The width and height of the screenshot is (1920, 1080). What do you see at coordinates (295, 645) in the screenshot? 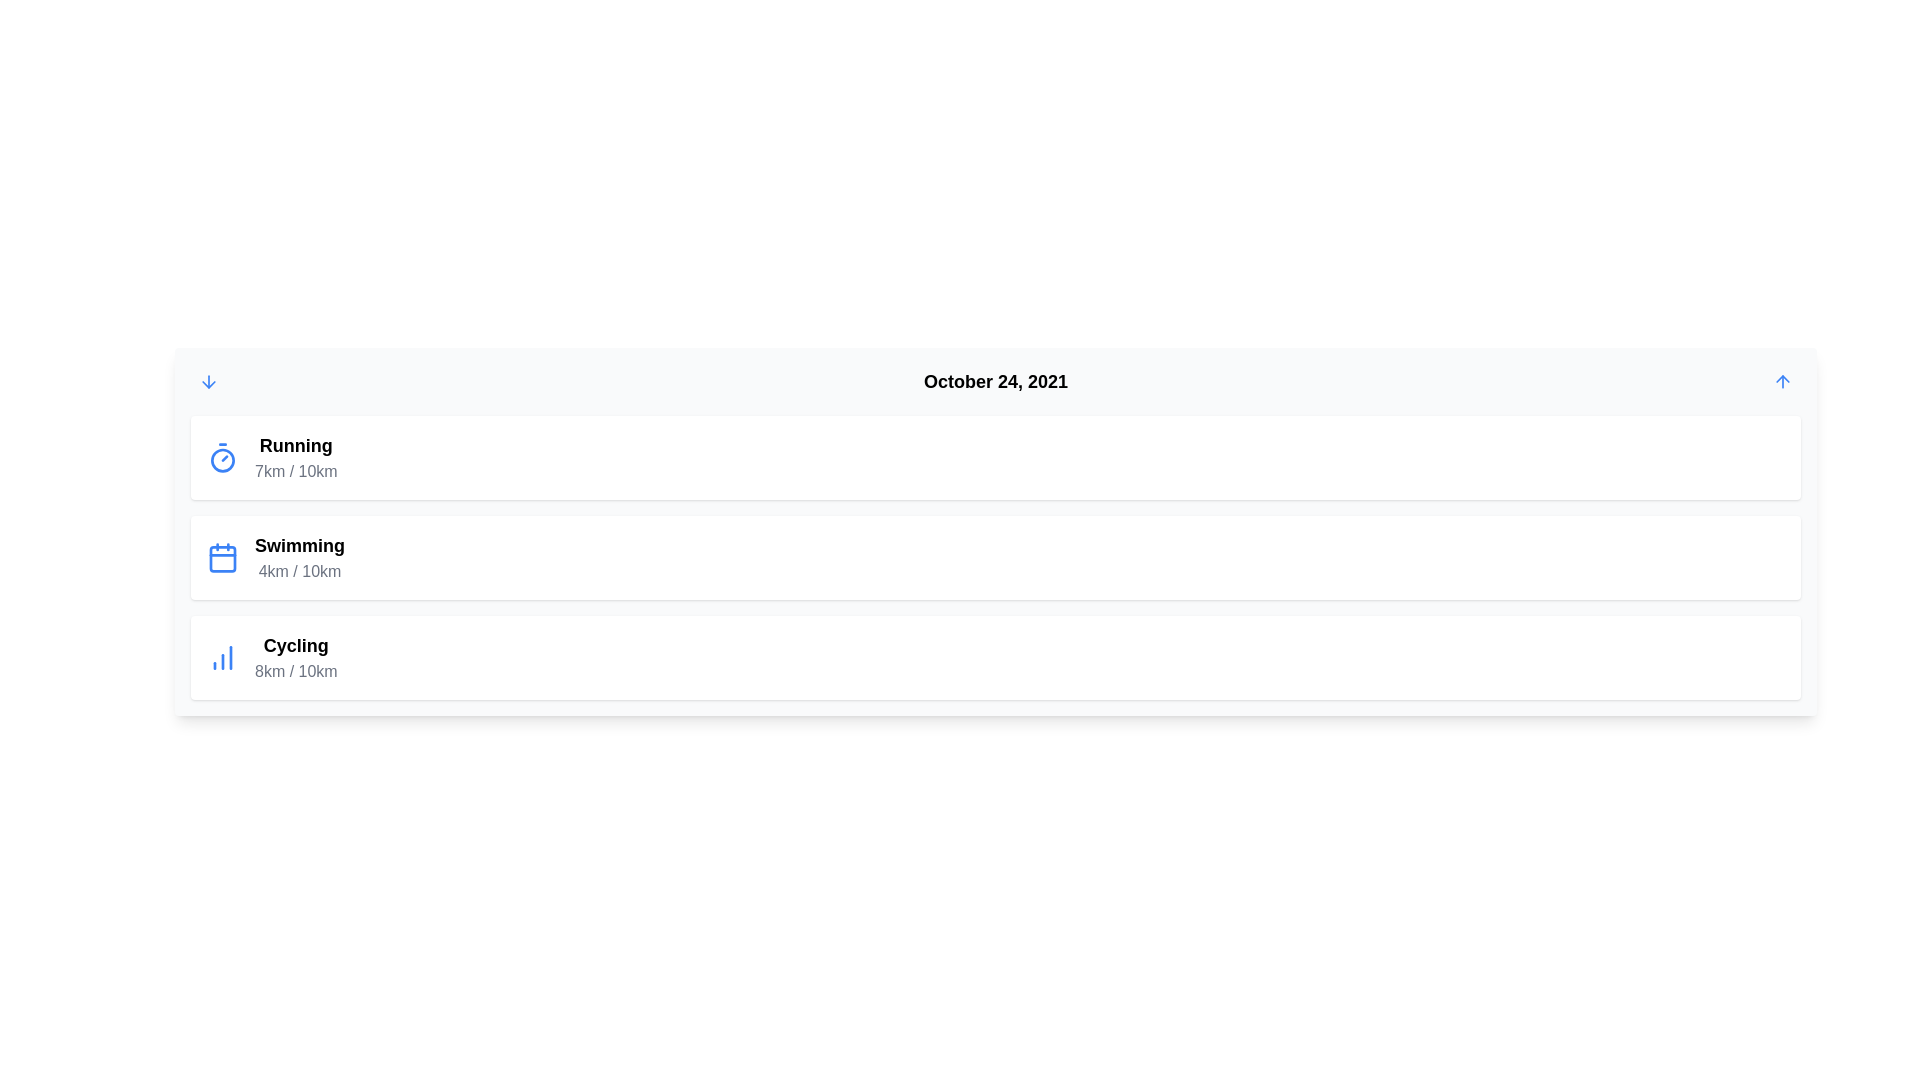
I see `the 'Cycling' text label, which is in bold black font, located in the third card of activity cards, positioned above the '8km / 10km' text` at bounding box center [295, 645].